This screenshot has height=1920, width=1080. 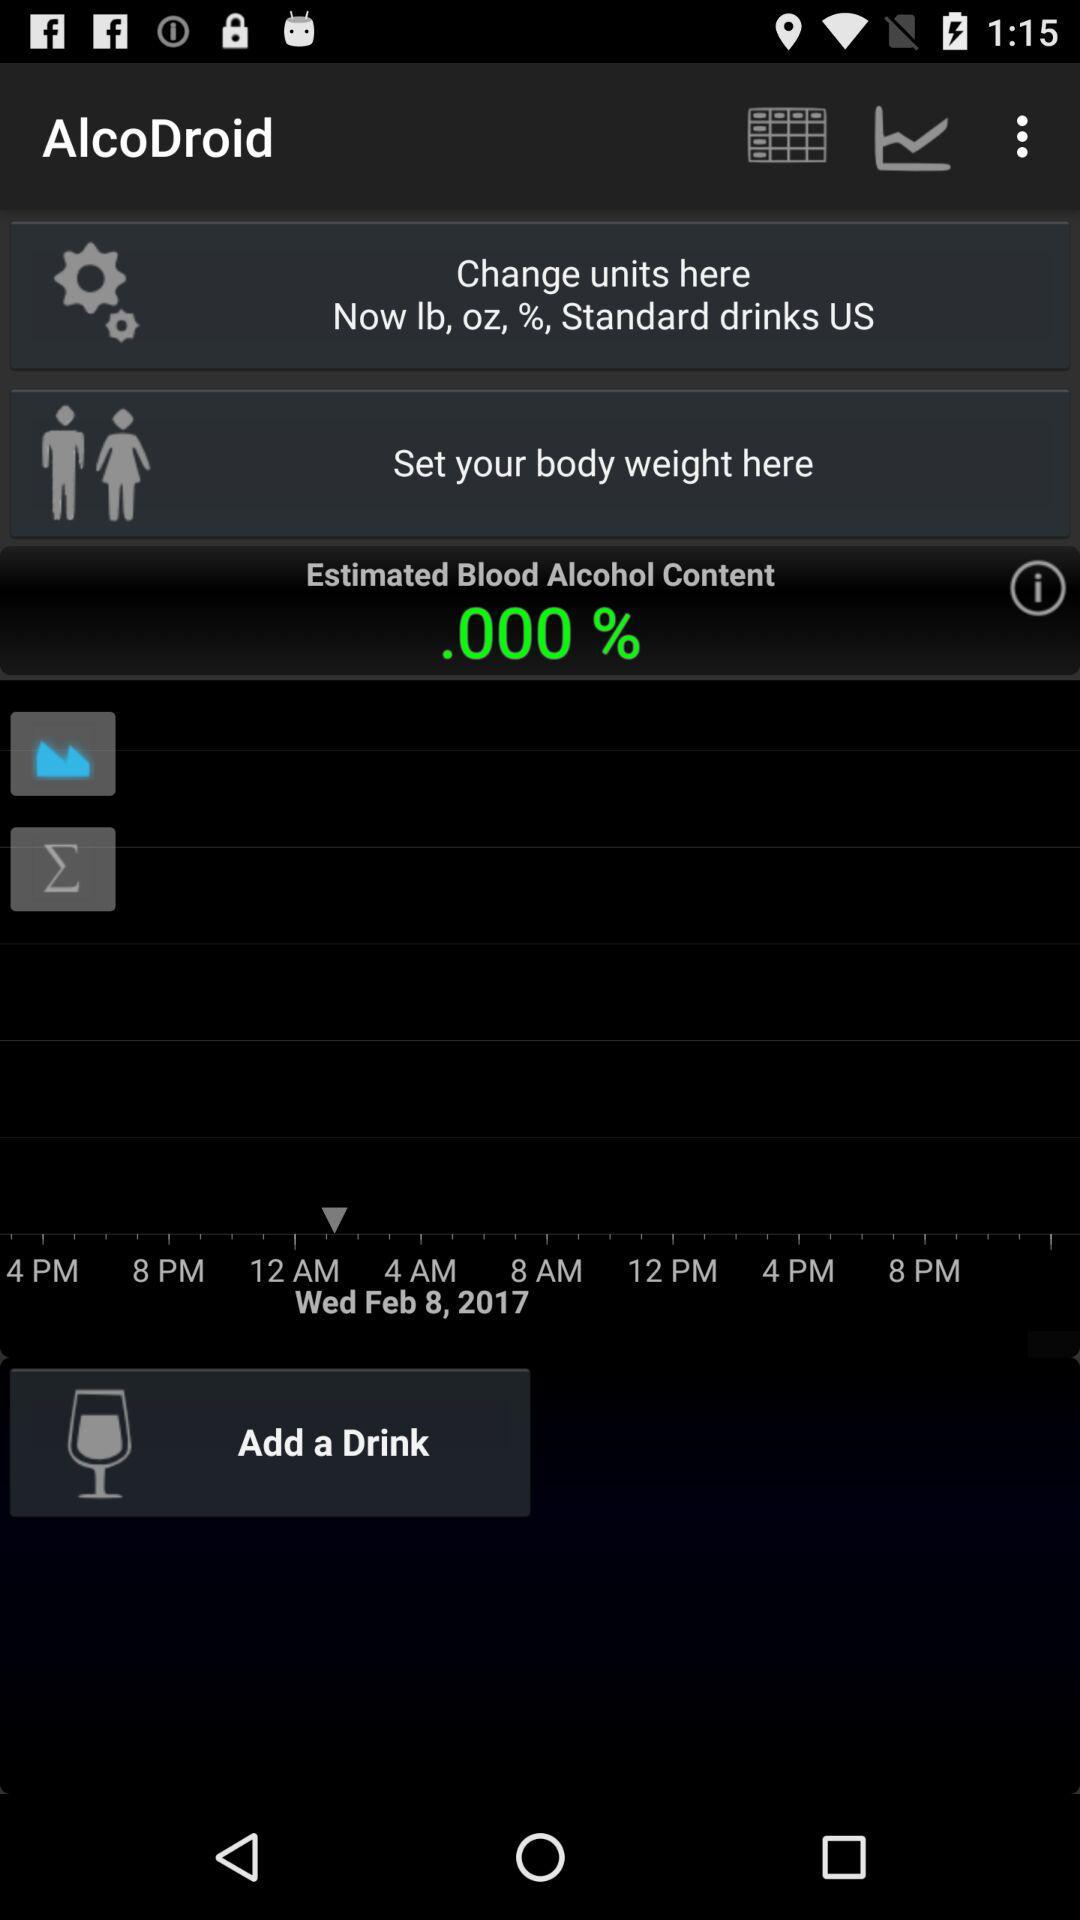 What do you see at coordinates (1036, 587) in the screenshot?
I see `show information` at bounding box center [1036, 587].